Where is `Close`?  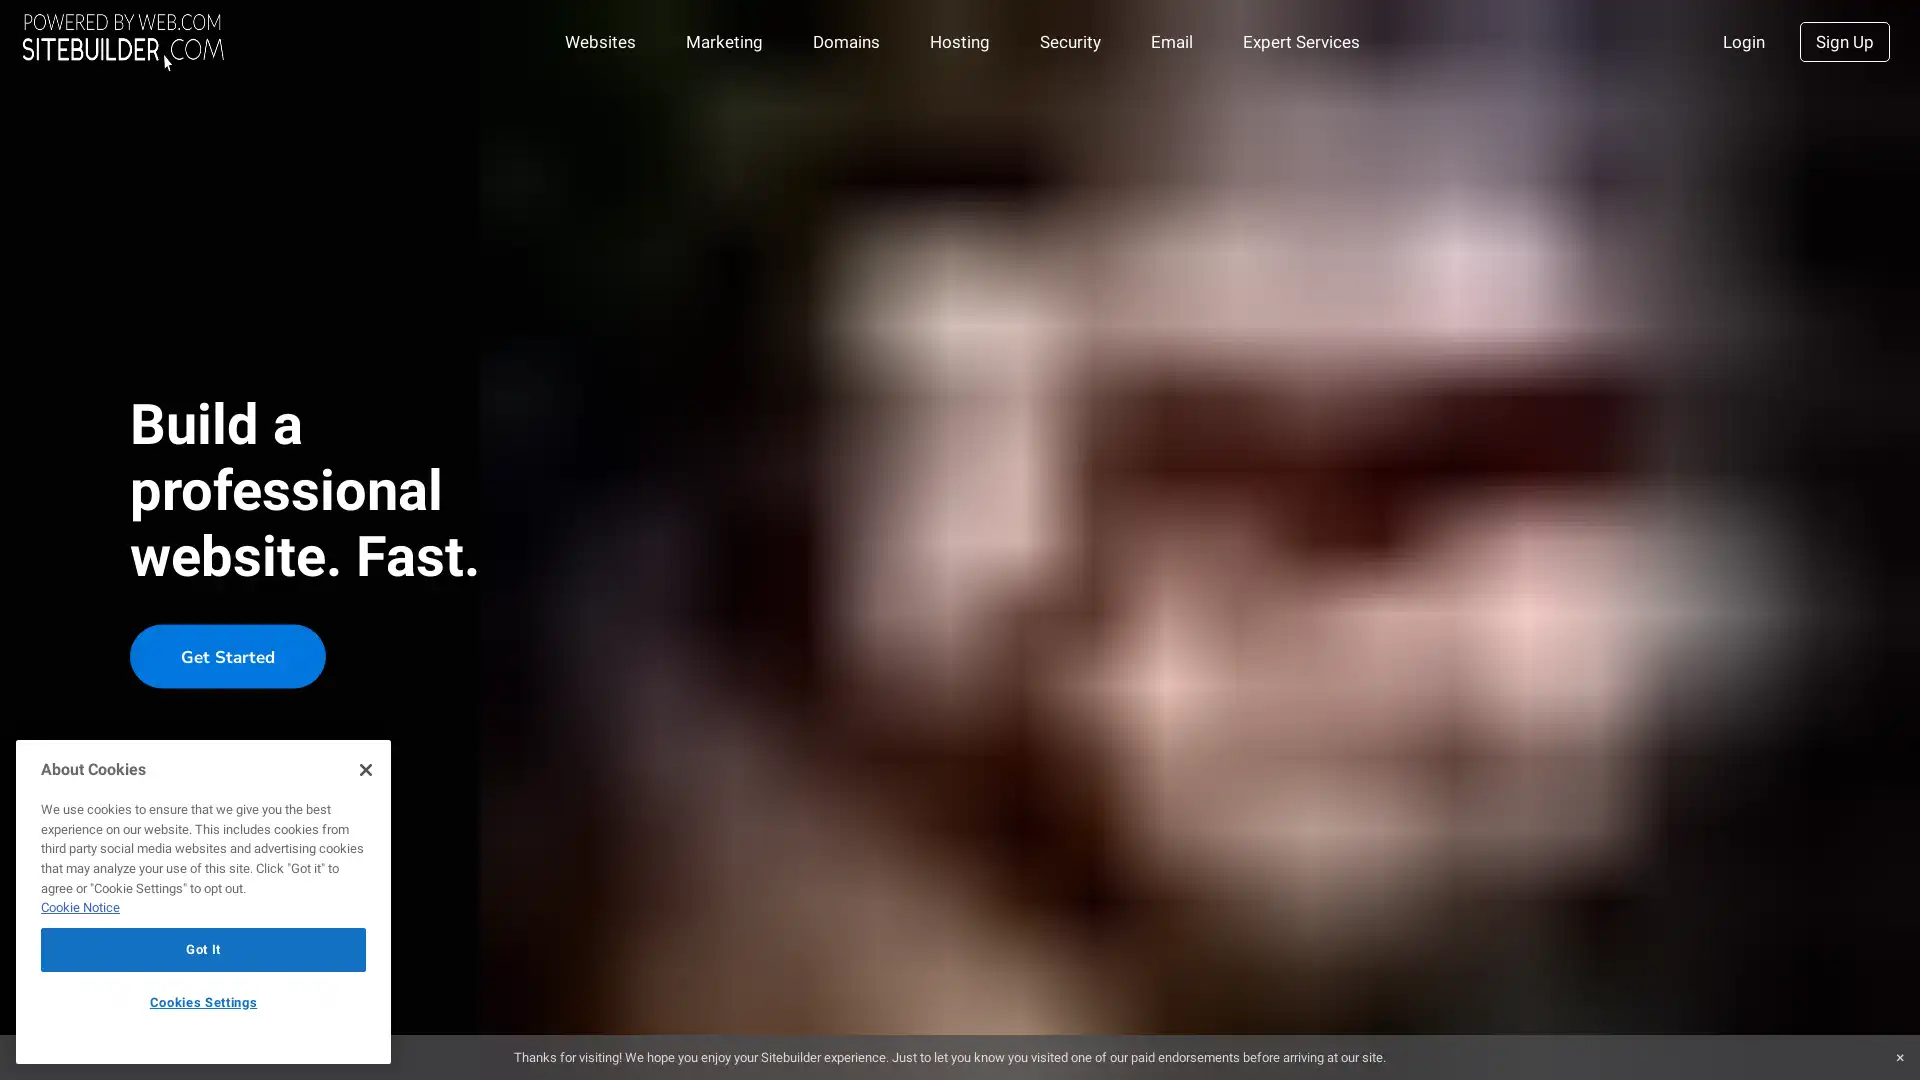 Close is located at coordinates (365, 767).